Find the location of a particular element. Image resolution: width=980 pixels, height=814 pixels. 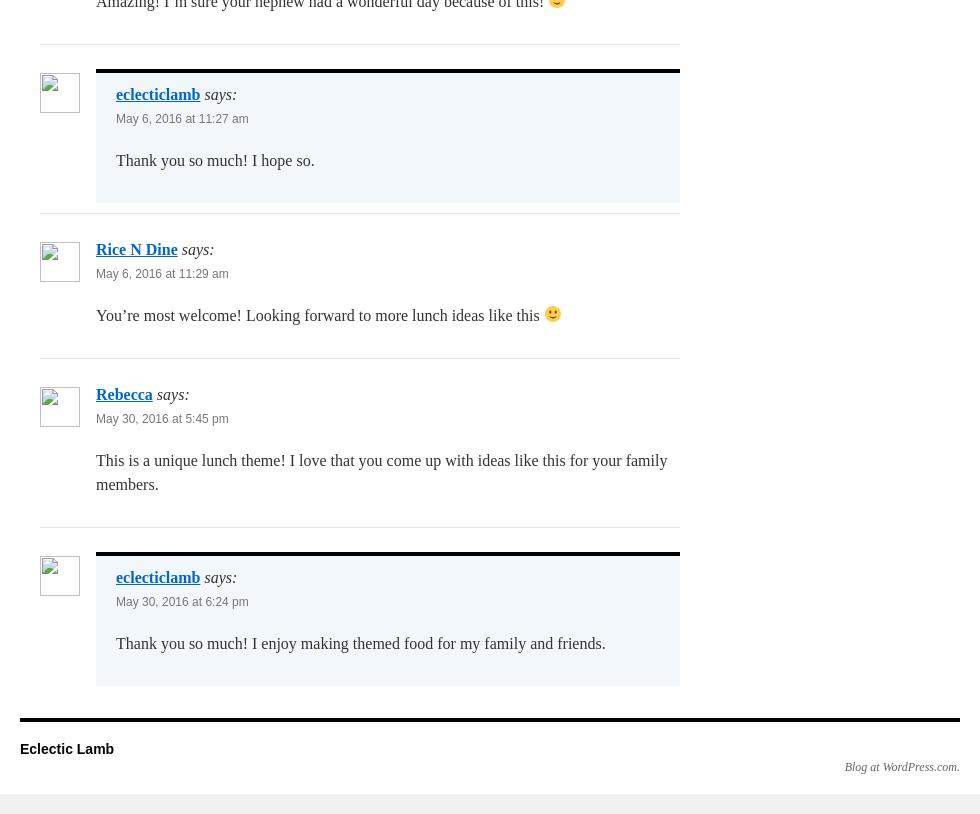

'Blog at WordPress.com.' is located at coordinates (901, 765).